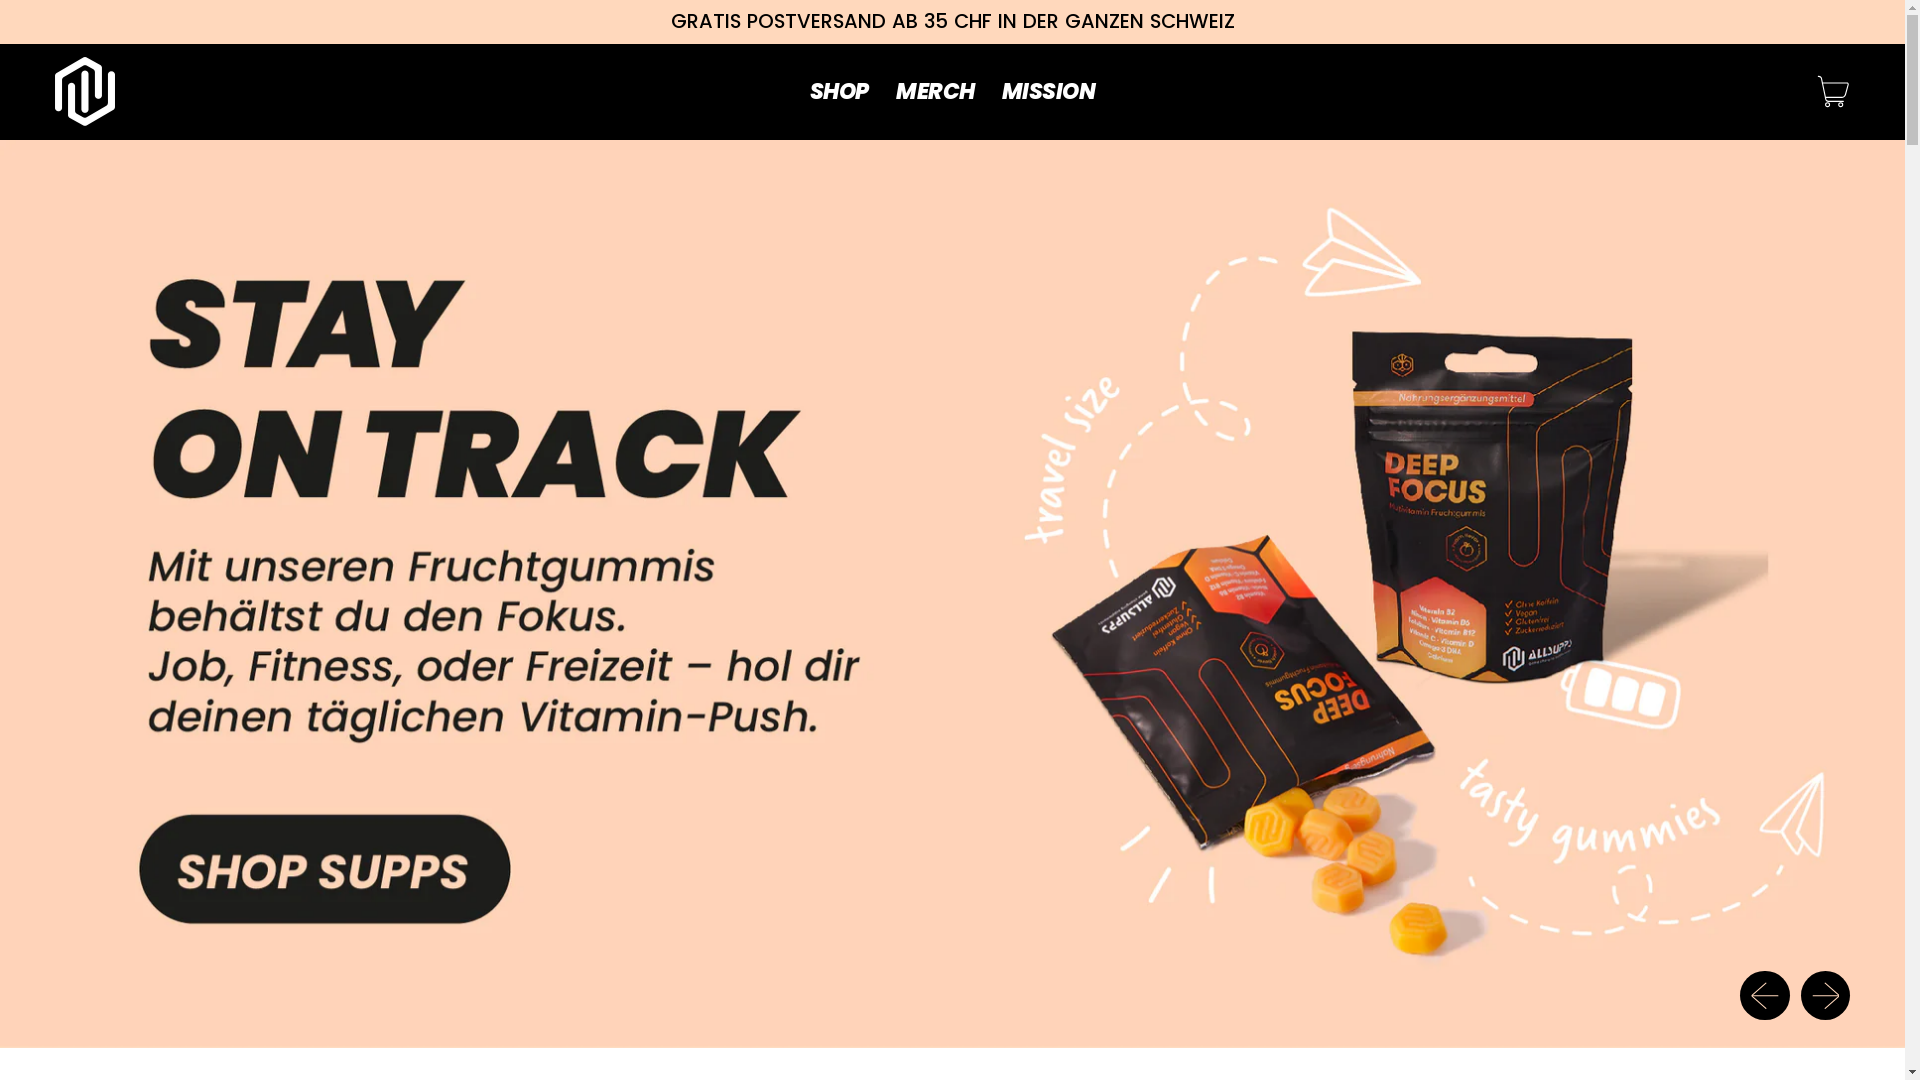 The width and height of the screenshot is (1920, 1080). What do you see at coordinates (1047, 91) in the screenshot?
I see `'MISSION'` at bounding box center [1047, 91].